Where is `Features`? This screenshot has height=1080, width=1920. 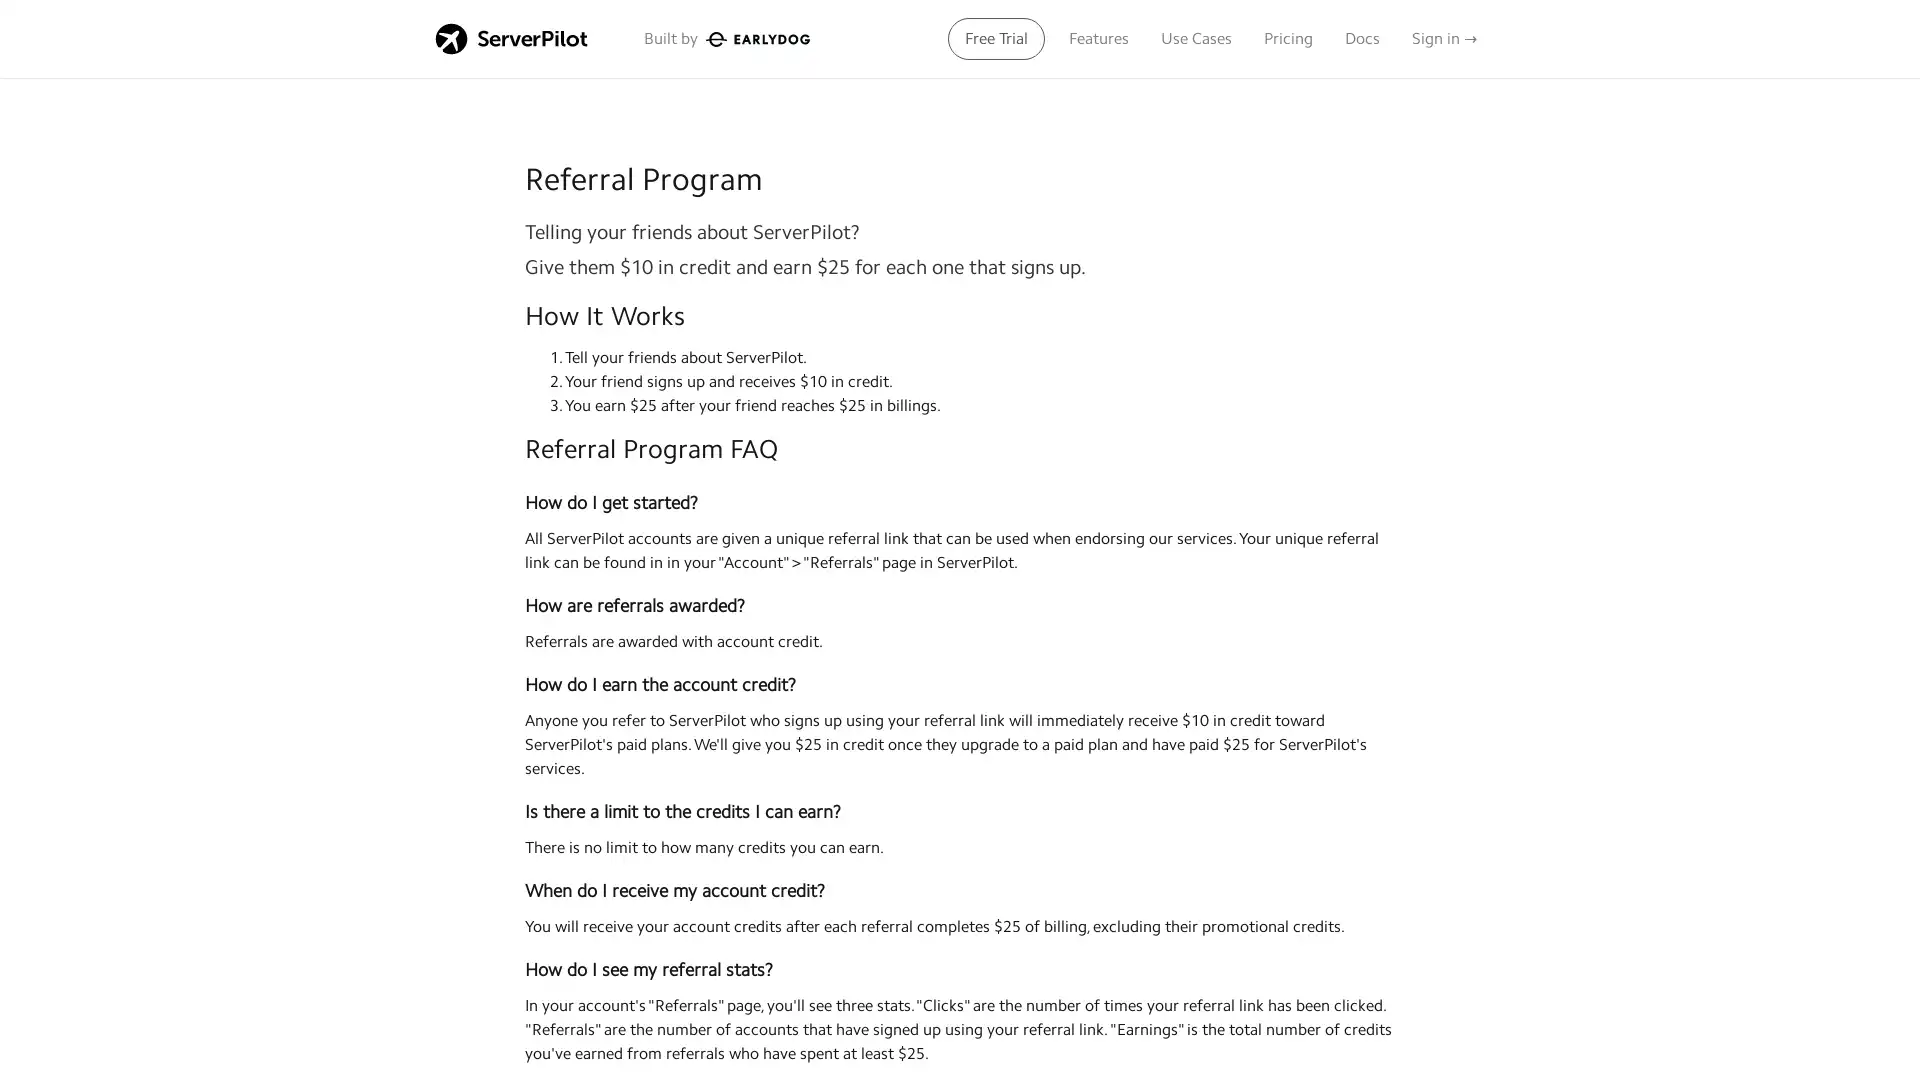 Features is located at coordinates (1098, 38).